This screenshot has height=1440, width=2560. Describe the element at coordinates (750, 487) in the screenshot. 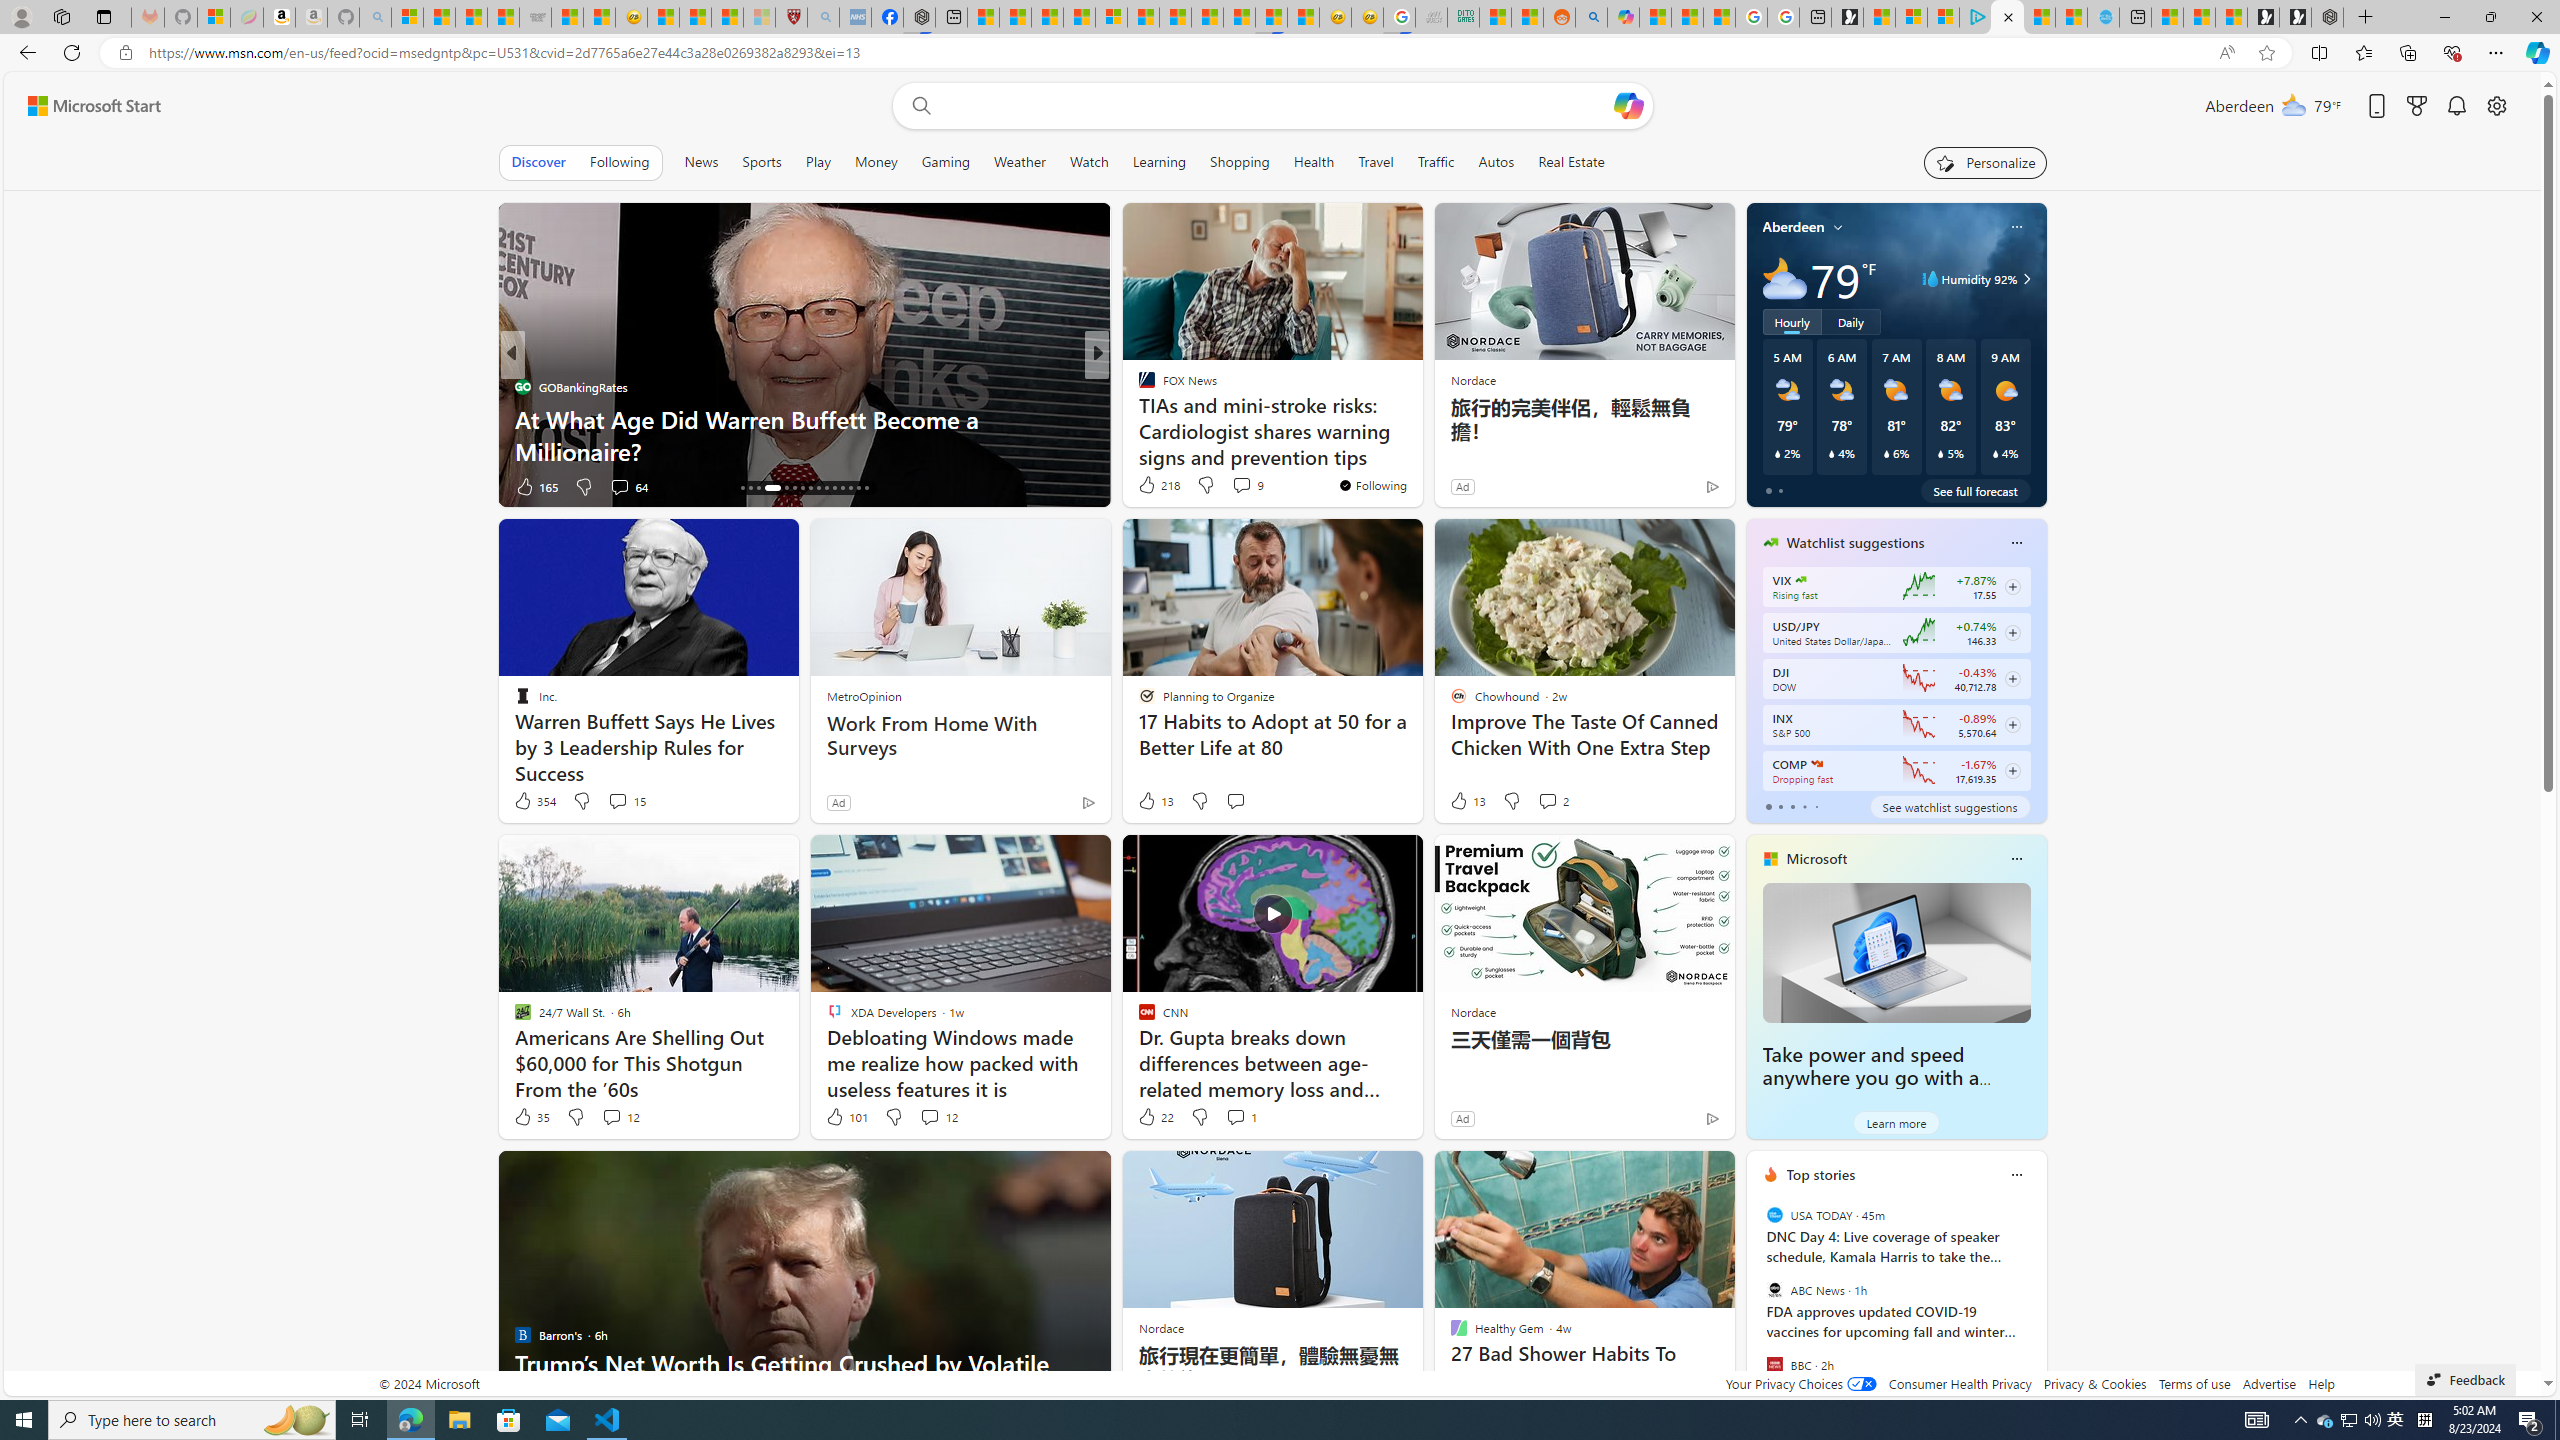

I see `'AutomationID: tab-17'` at that location.